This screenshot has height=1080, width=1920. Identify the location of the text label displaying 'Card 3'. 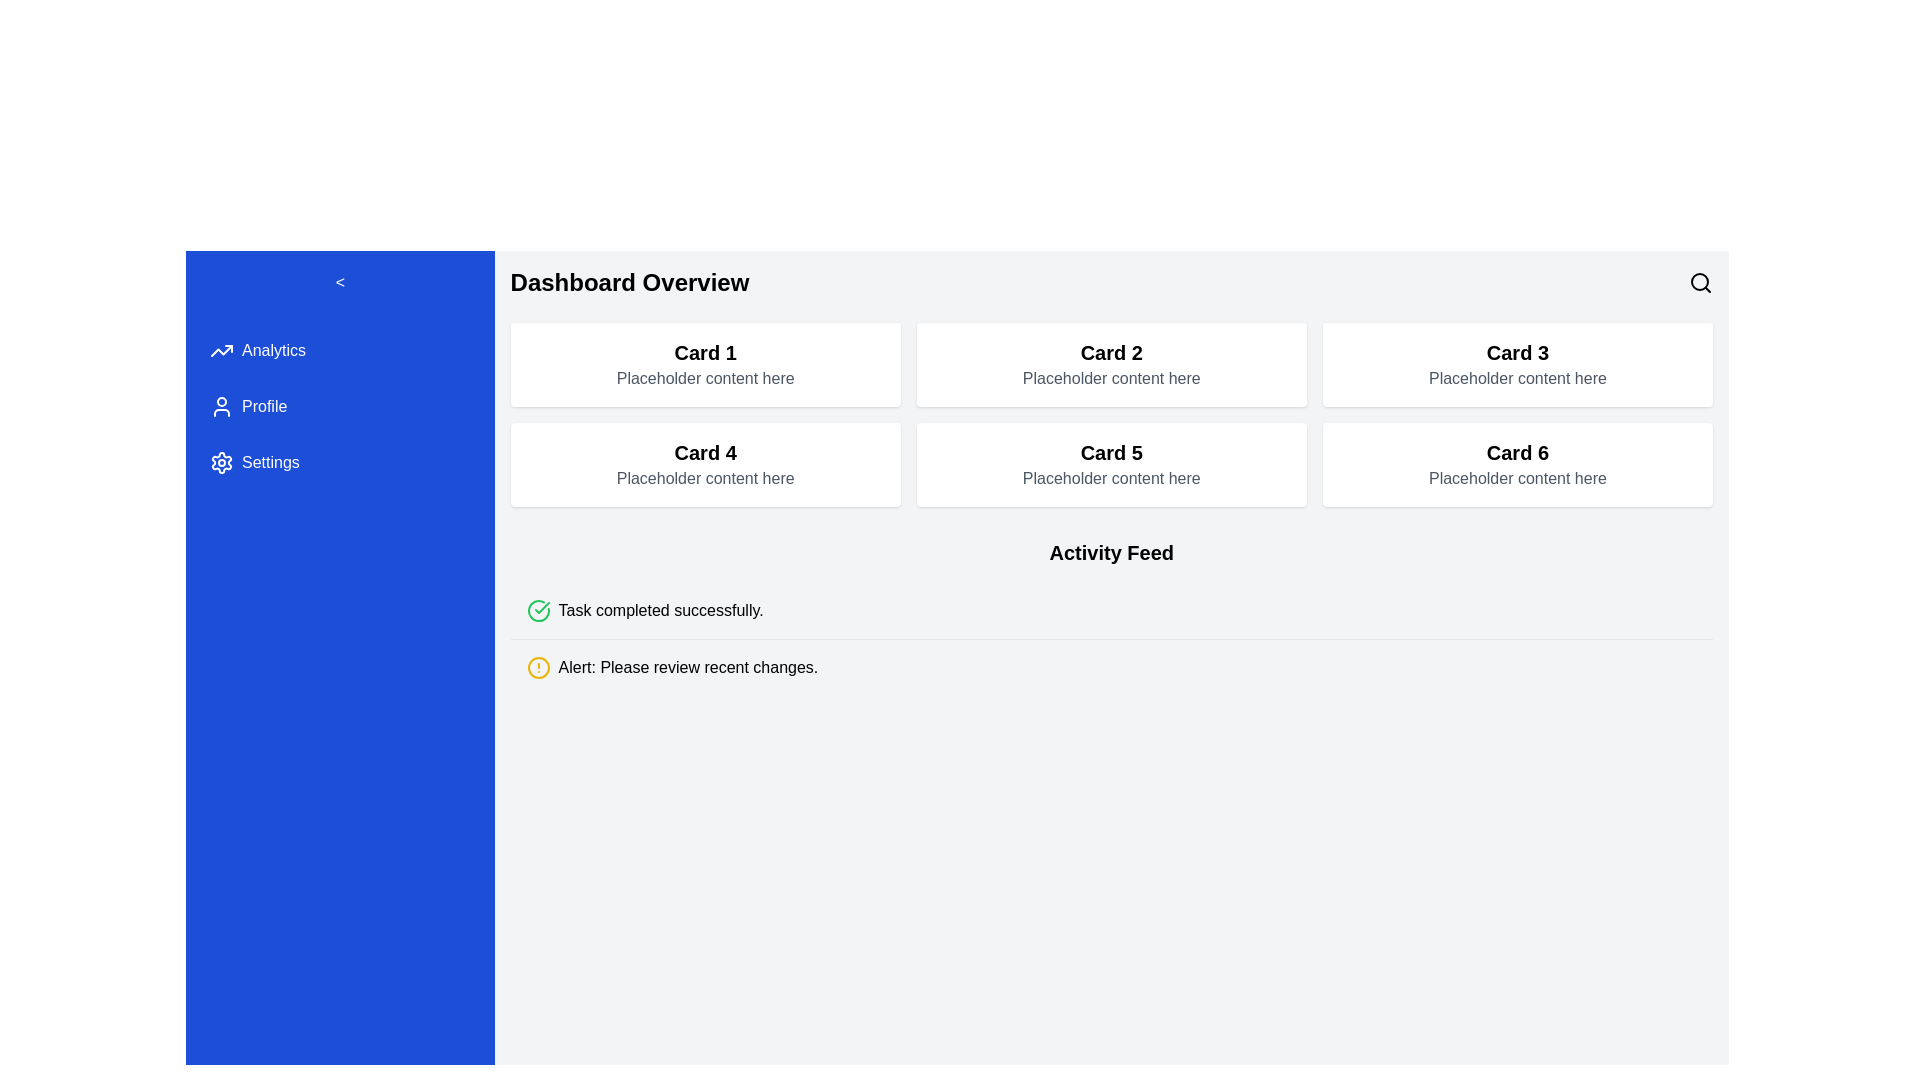
(1517, 352).